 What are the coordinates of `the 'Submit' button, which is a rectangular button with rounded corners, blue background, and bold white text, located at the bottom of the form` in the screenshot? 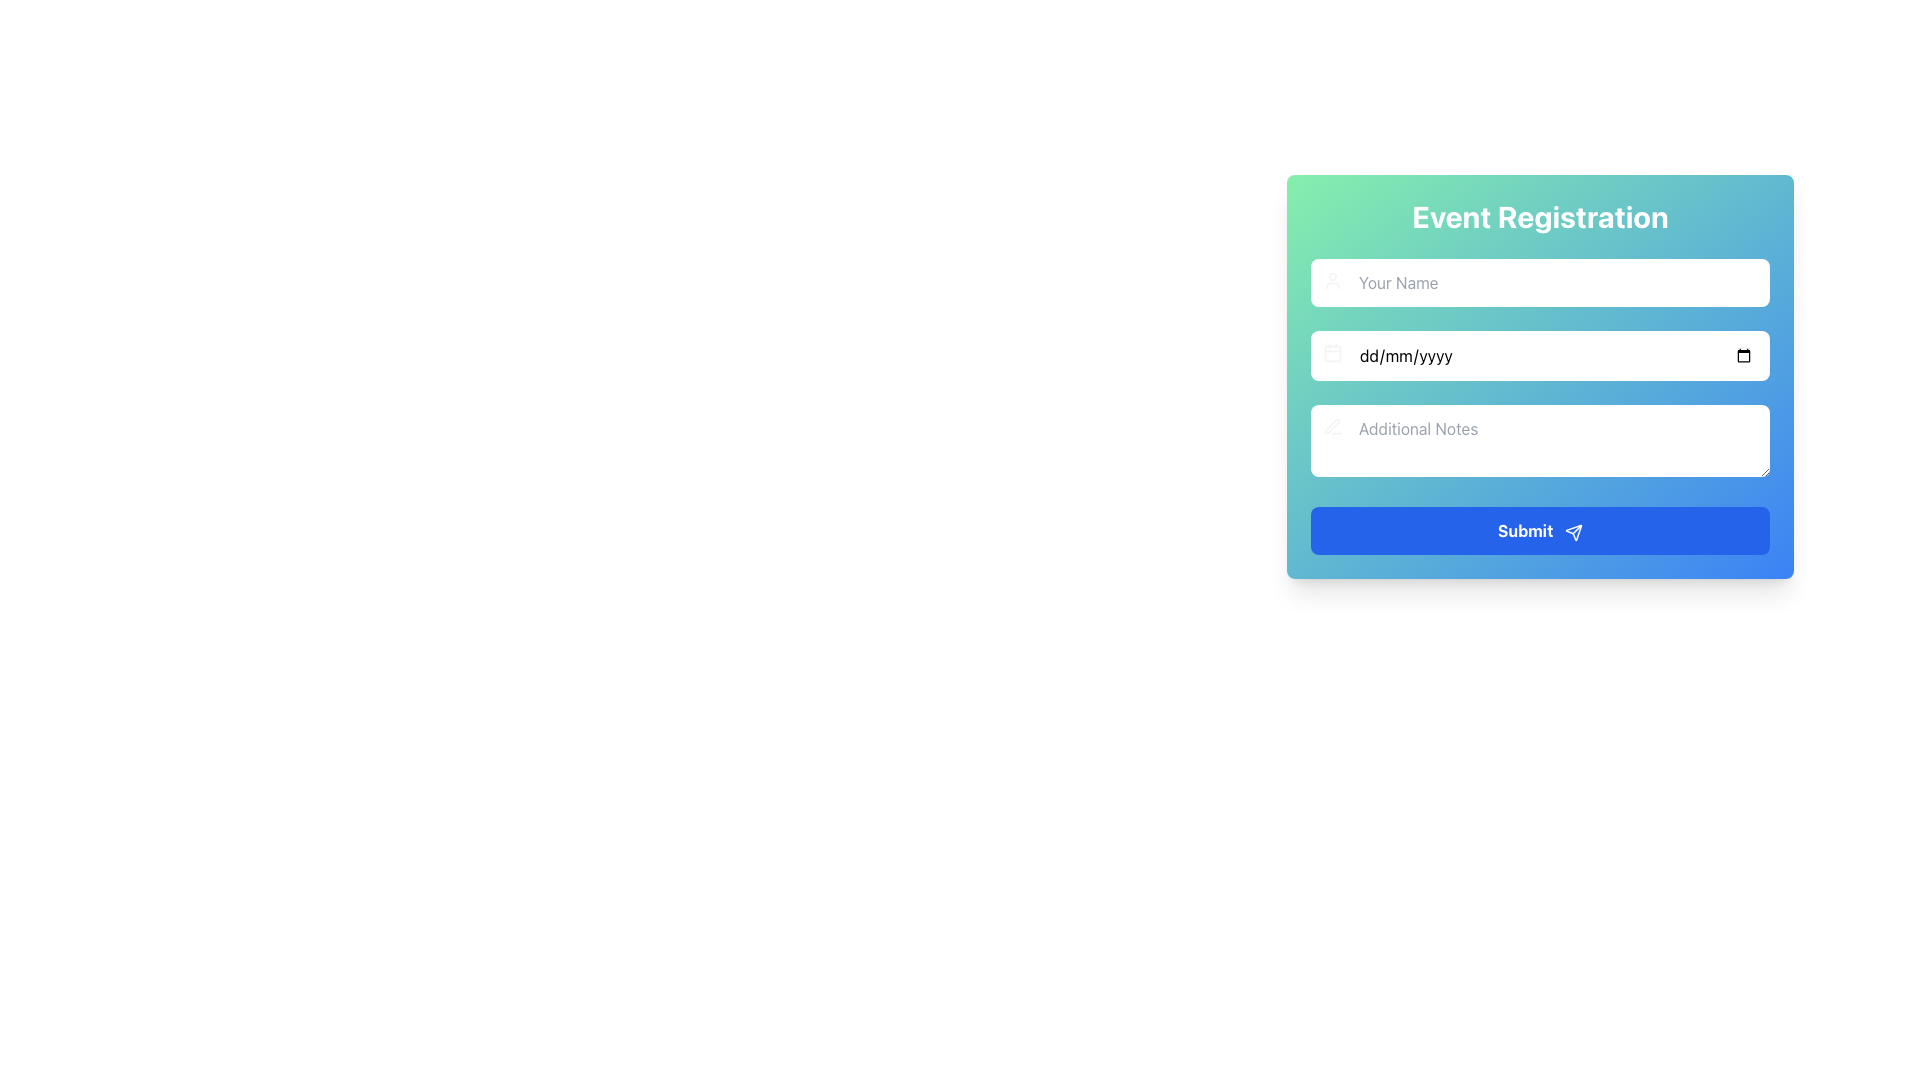 It's located at (1539, 530).